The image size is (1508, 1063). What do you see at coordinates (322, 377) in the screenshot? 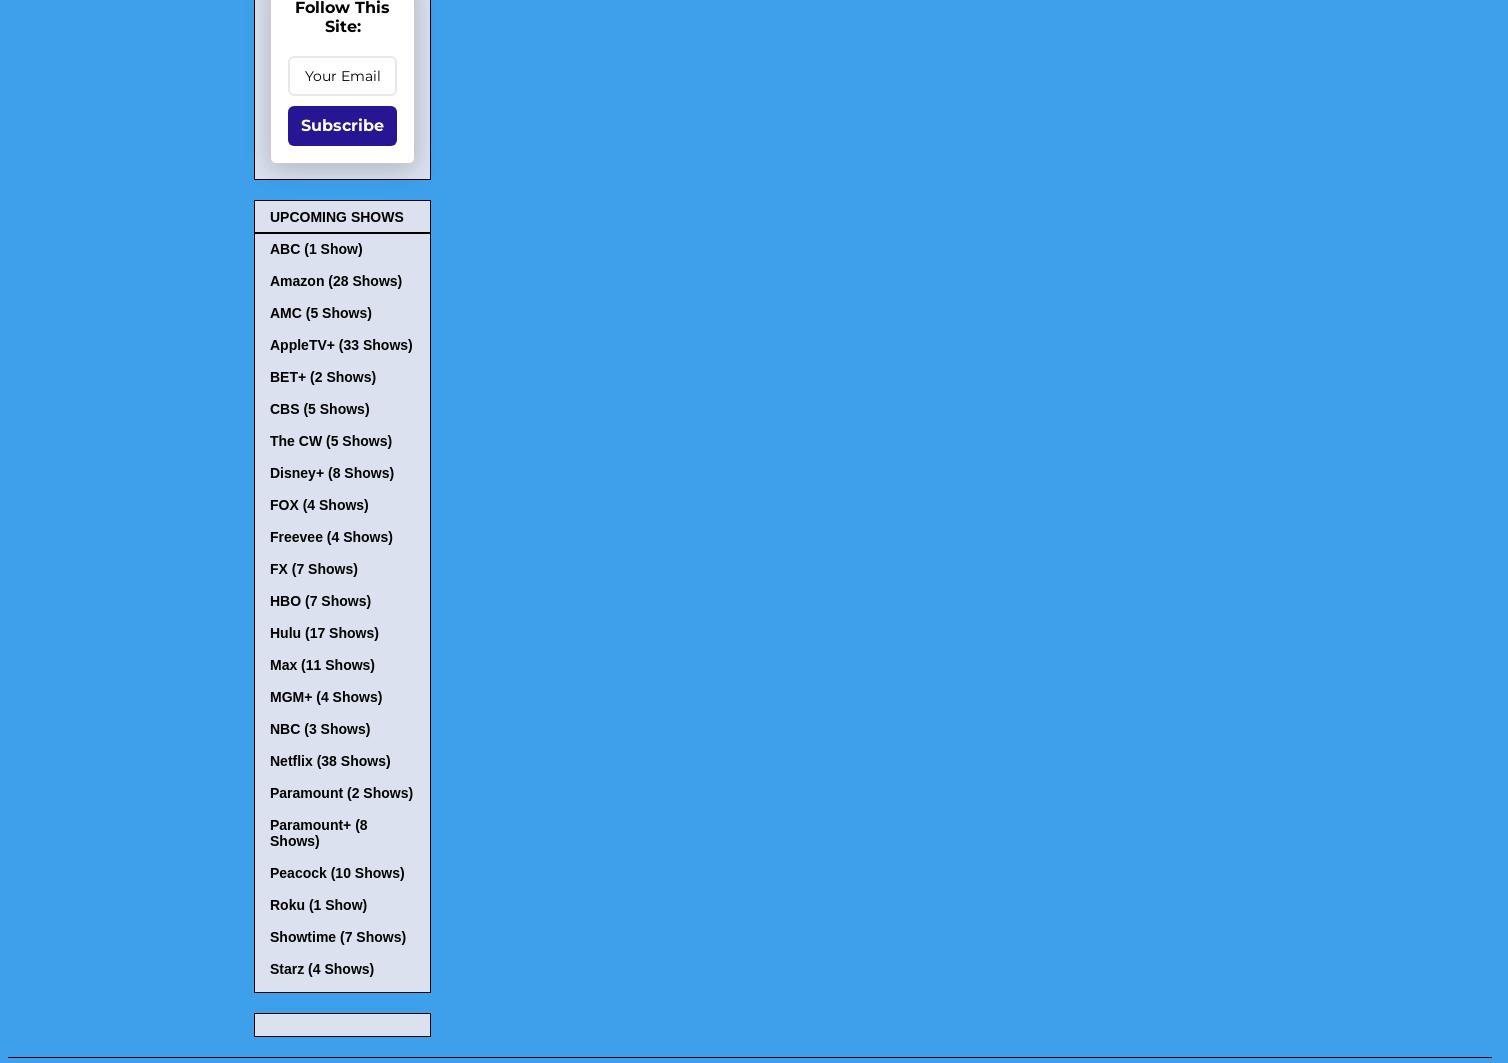
I see `'BET+ (2 Shows)'` at bounding box center [322, 377].